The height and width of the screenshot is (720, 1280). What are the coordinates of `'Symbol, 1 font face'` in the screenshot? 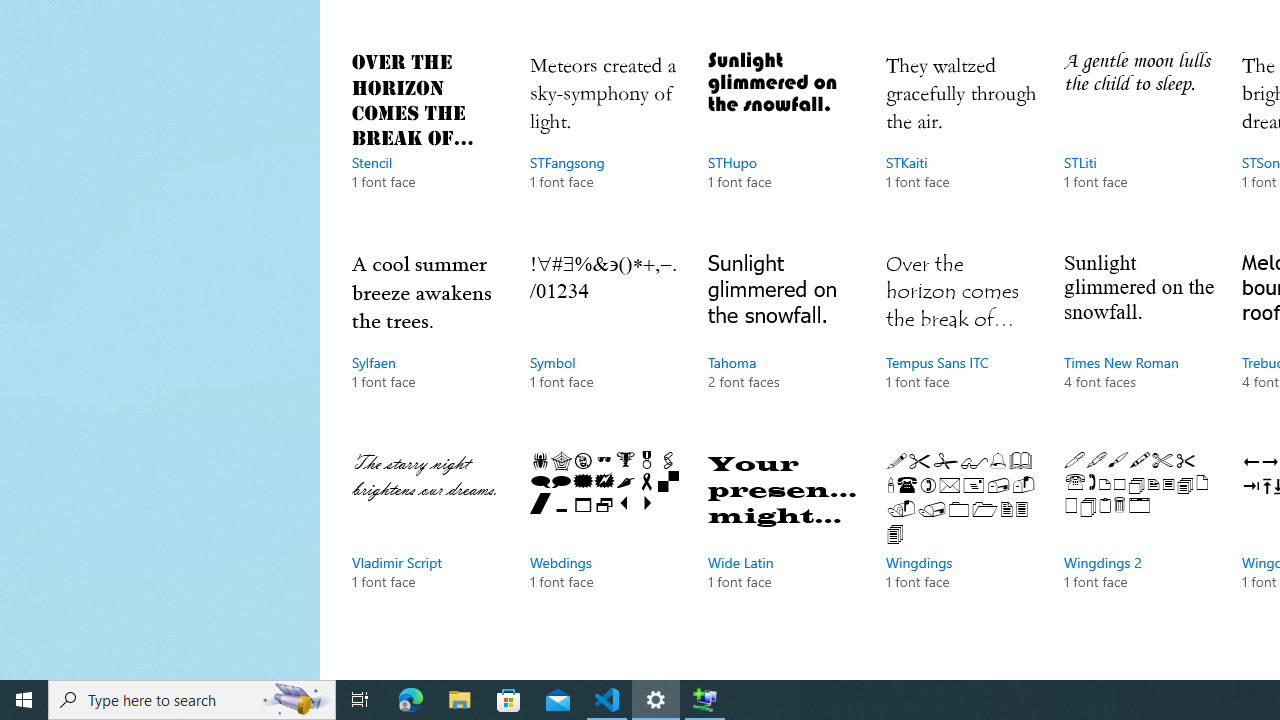 It's located at (603, 339).